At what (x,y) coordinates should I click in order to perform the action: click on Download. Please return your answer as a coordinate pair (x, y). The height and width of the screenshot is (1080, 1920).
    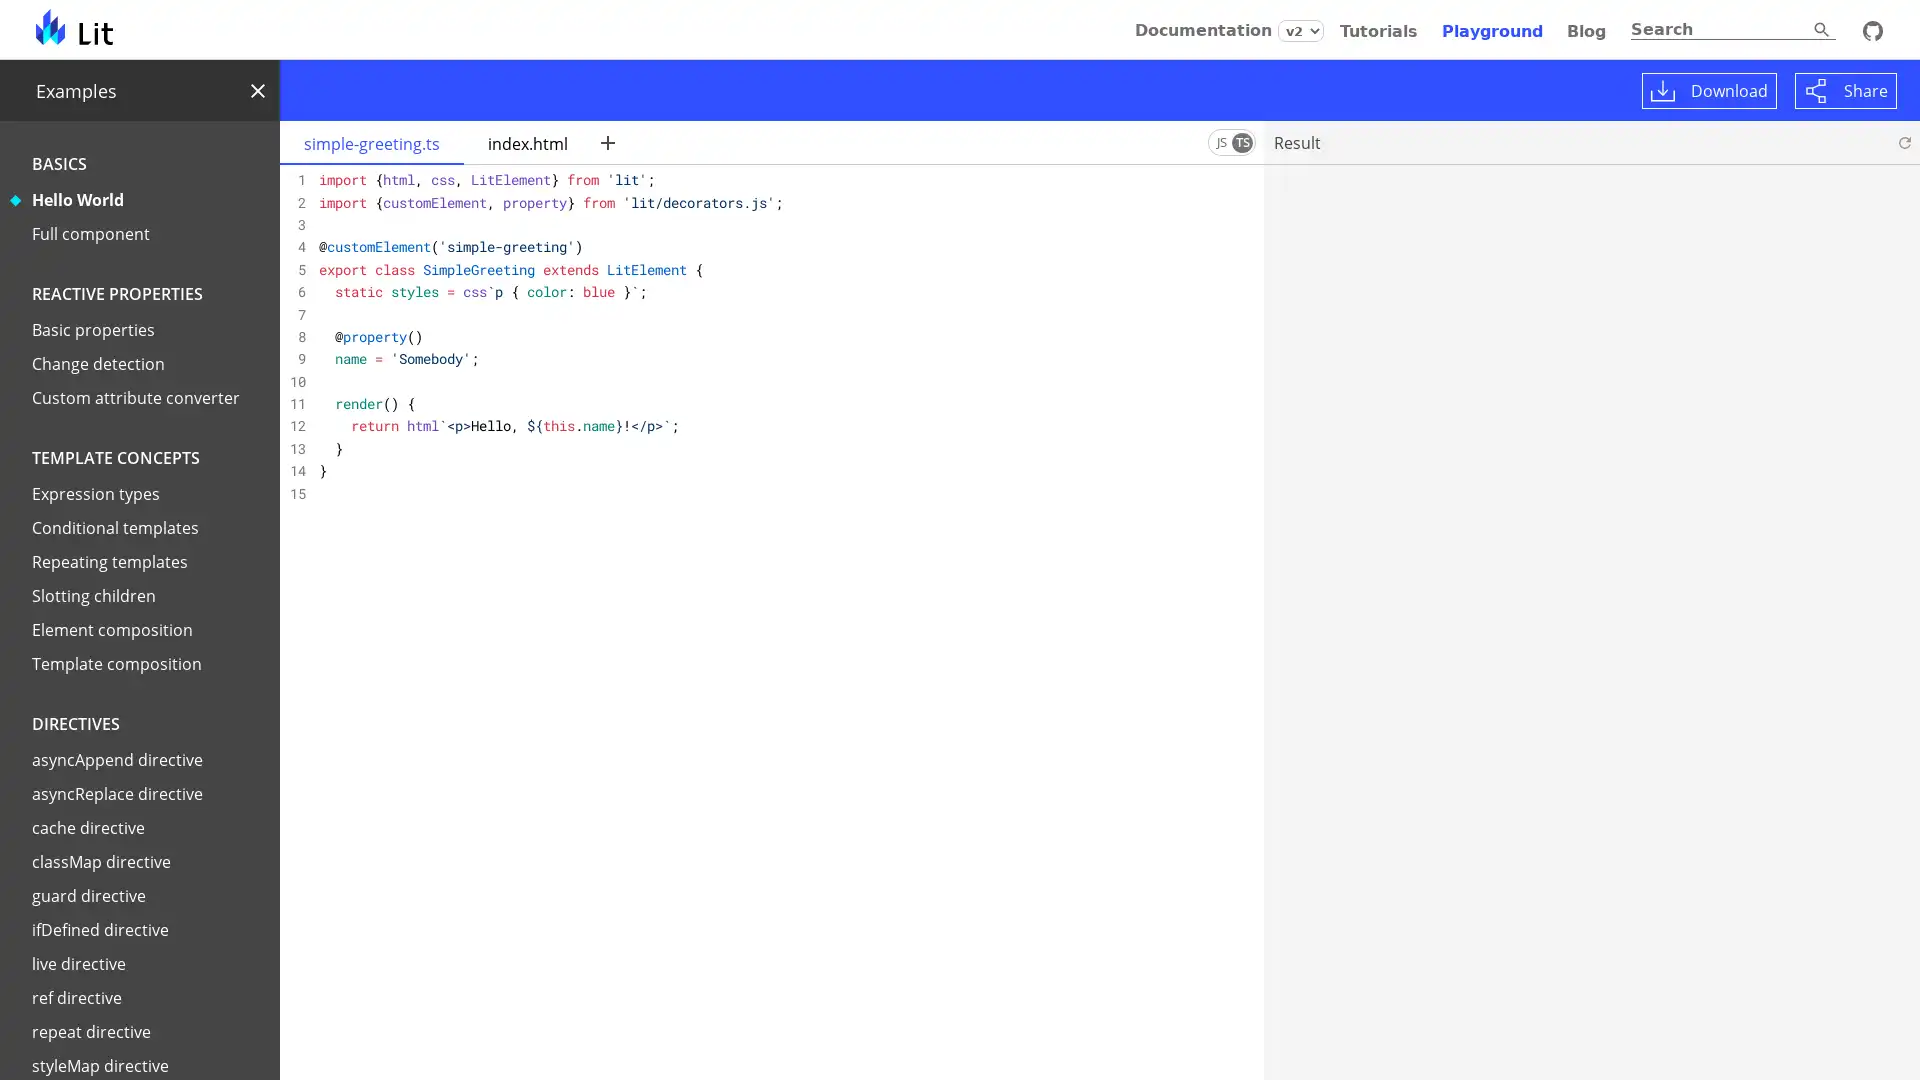
    Looking at the image, I should click on (1707, 88).